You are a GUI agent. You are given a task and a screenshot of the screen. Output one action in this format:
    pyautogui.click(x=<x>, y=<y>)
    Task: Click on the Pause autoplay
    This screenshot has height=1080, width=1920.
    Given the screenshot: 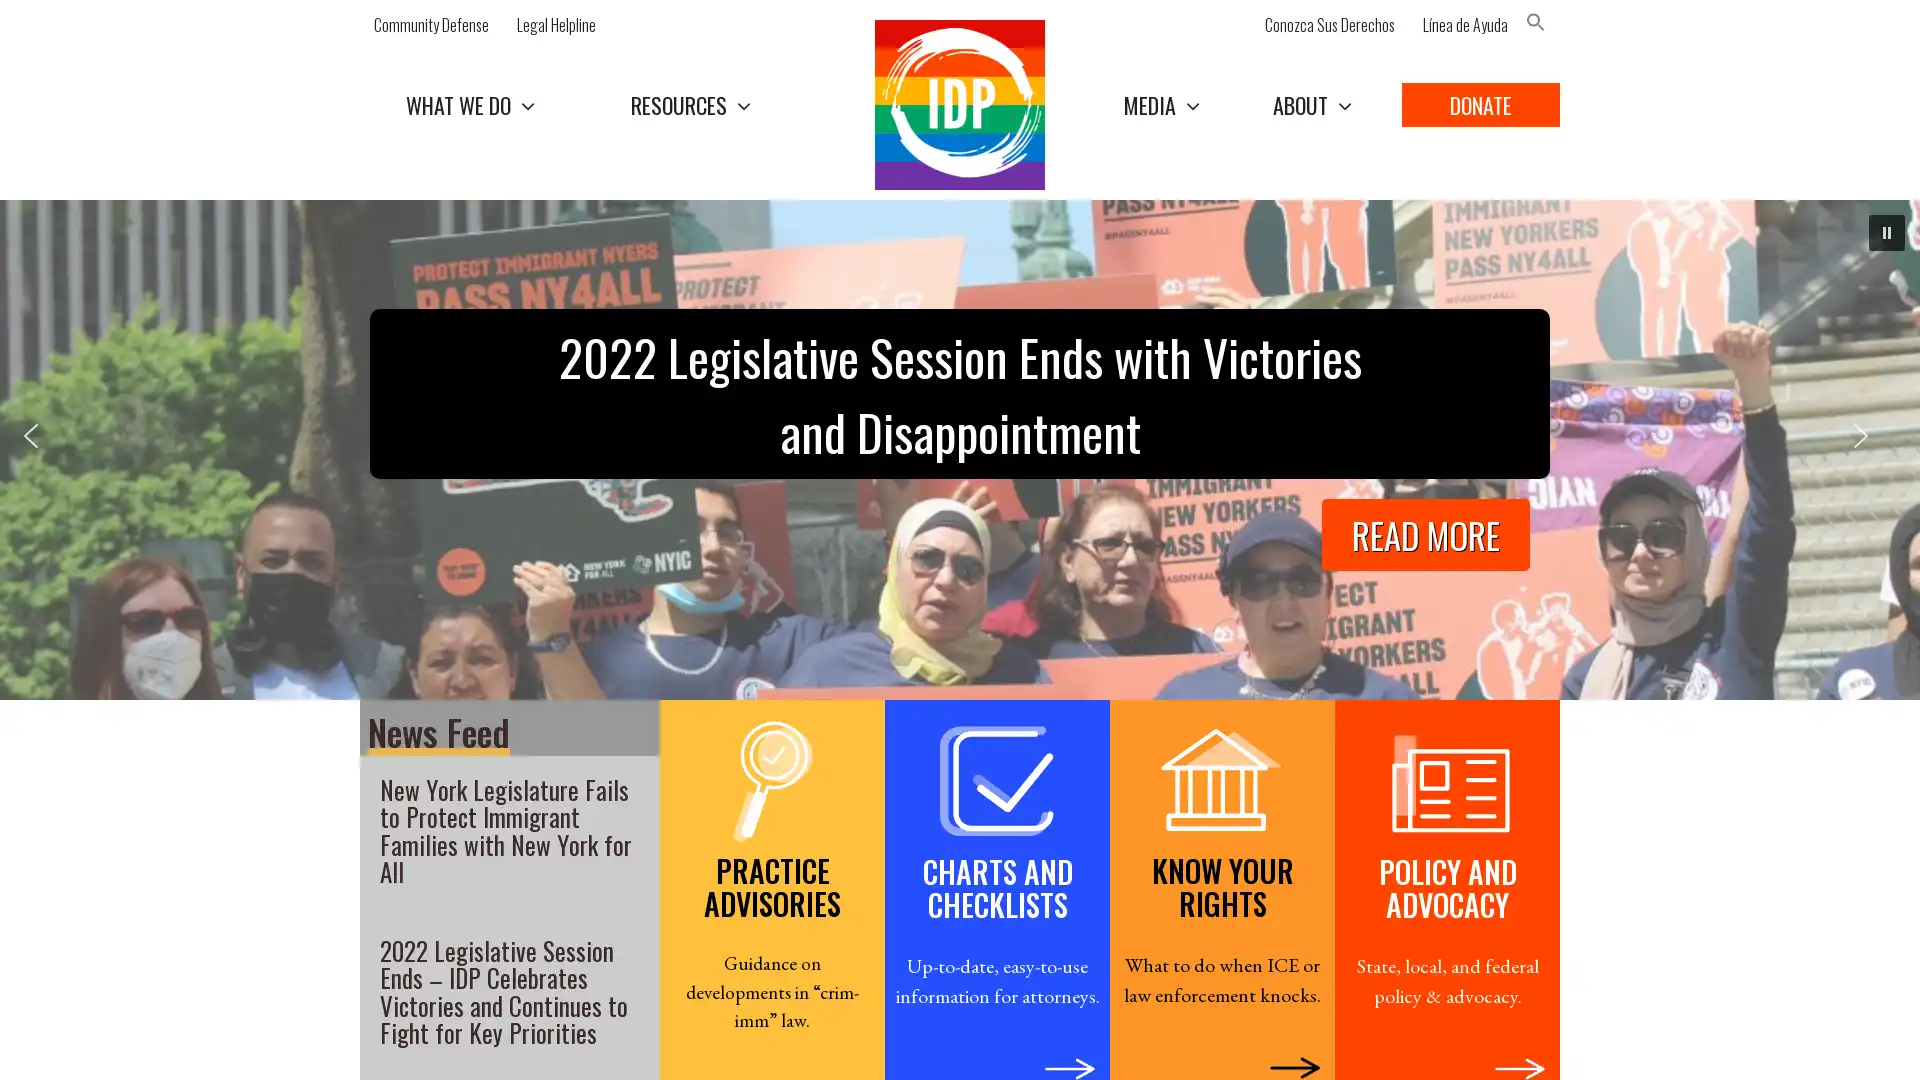 What is the action you would take?
    pyautogui.click(x=1885, y=231)
    